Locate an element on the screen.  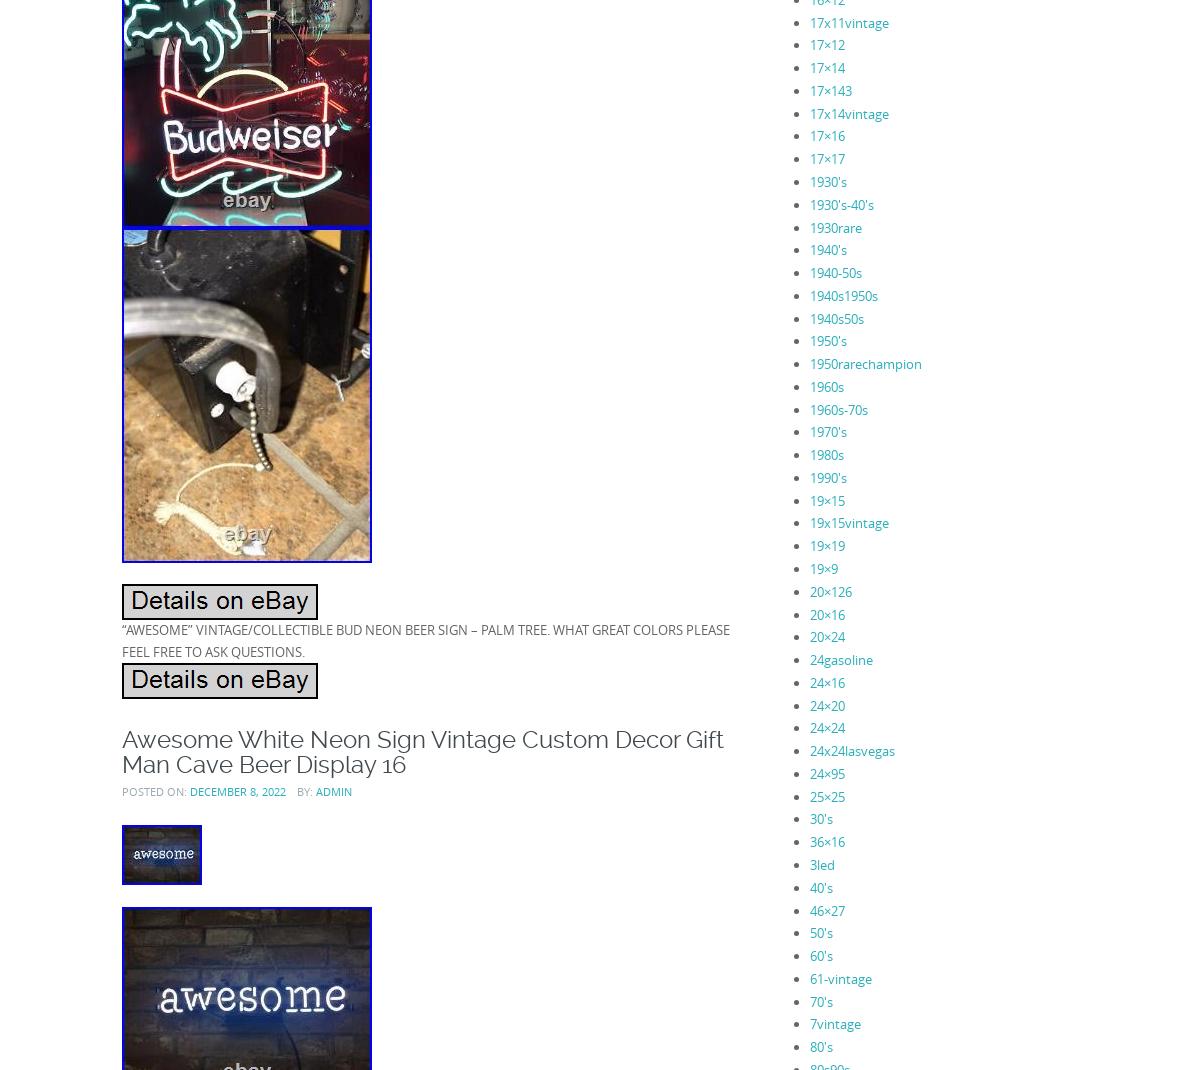
'24×95' is located at coordinates (826, 771).